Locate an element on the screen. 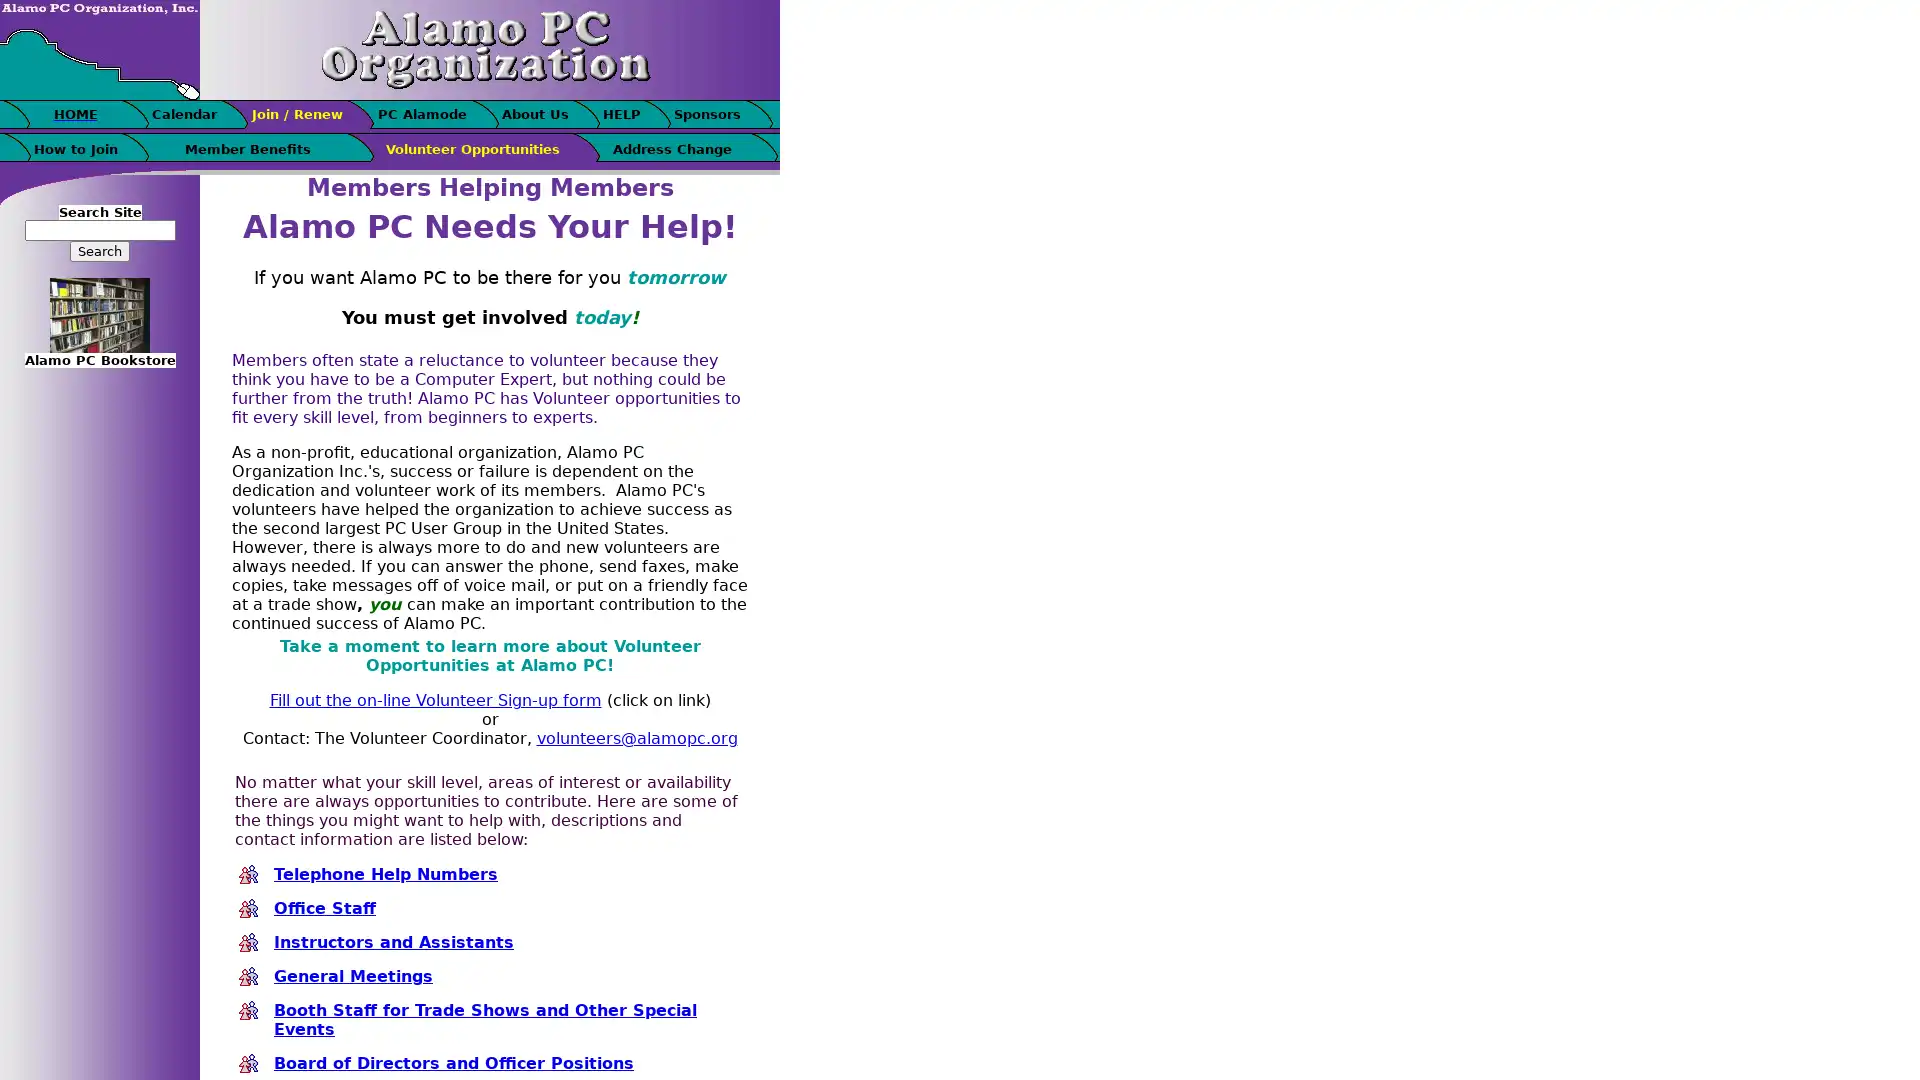 The height and width of the screenshot is (1080, 1920). Search is located at coordinates (99, 250).